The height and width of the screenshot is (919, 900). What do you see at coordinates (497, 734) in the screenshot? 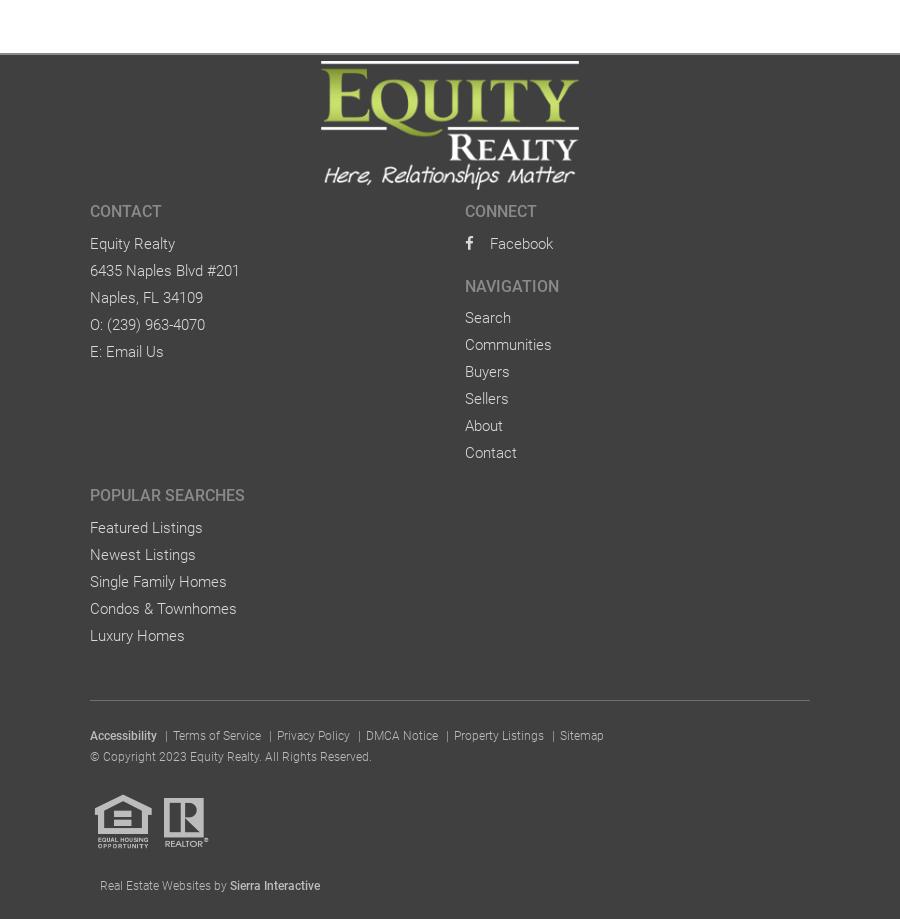
I see `'Property Listings'` at bounding box center [497, 734].